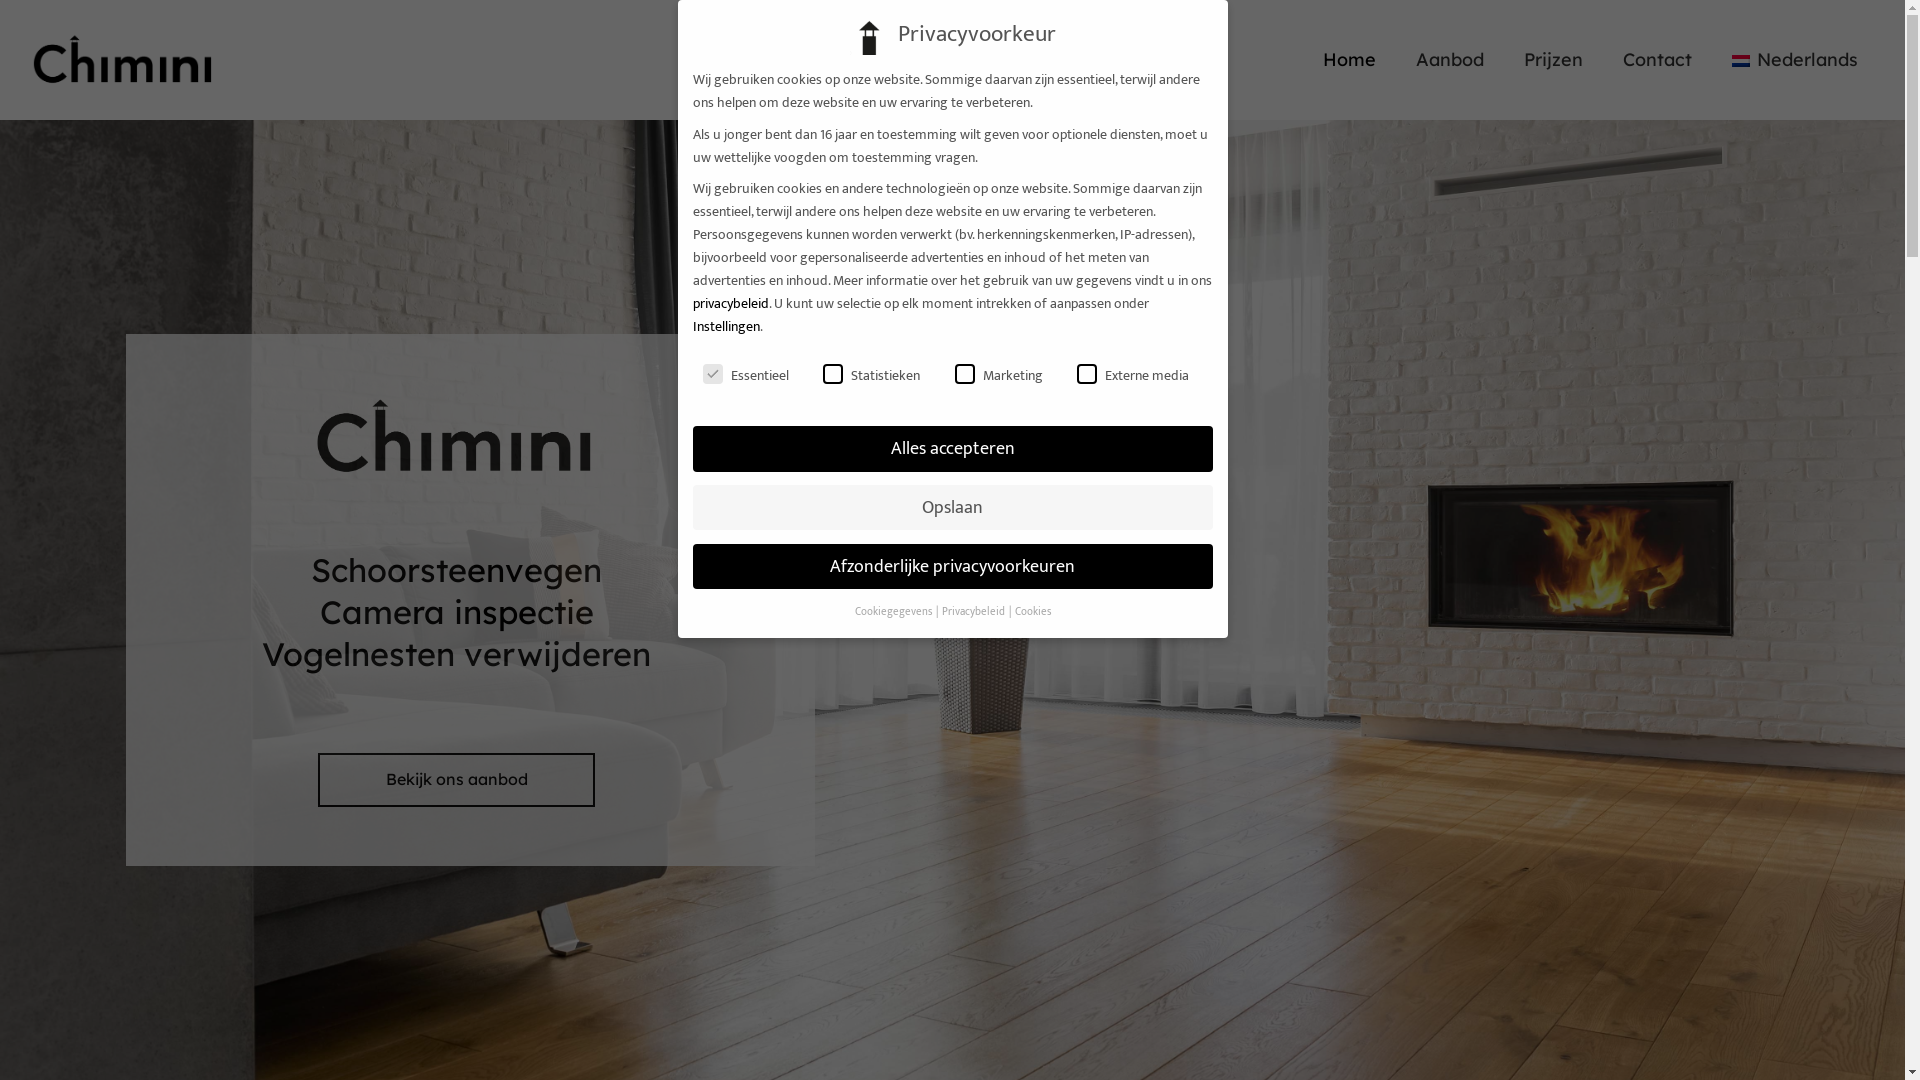  Describe the element at coordinates (1552, 59) in the screenshot. I see `'Prijzen'` at that location.